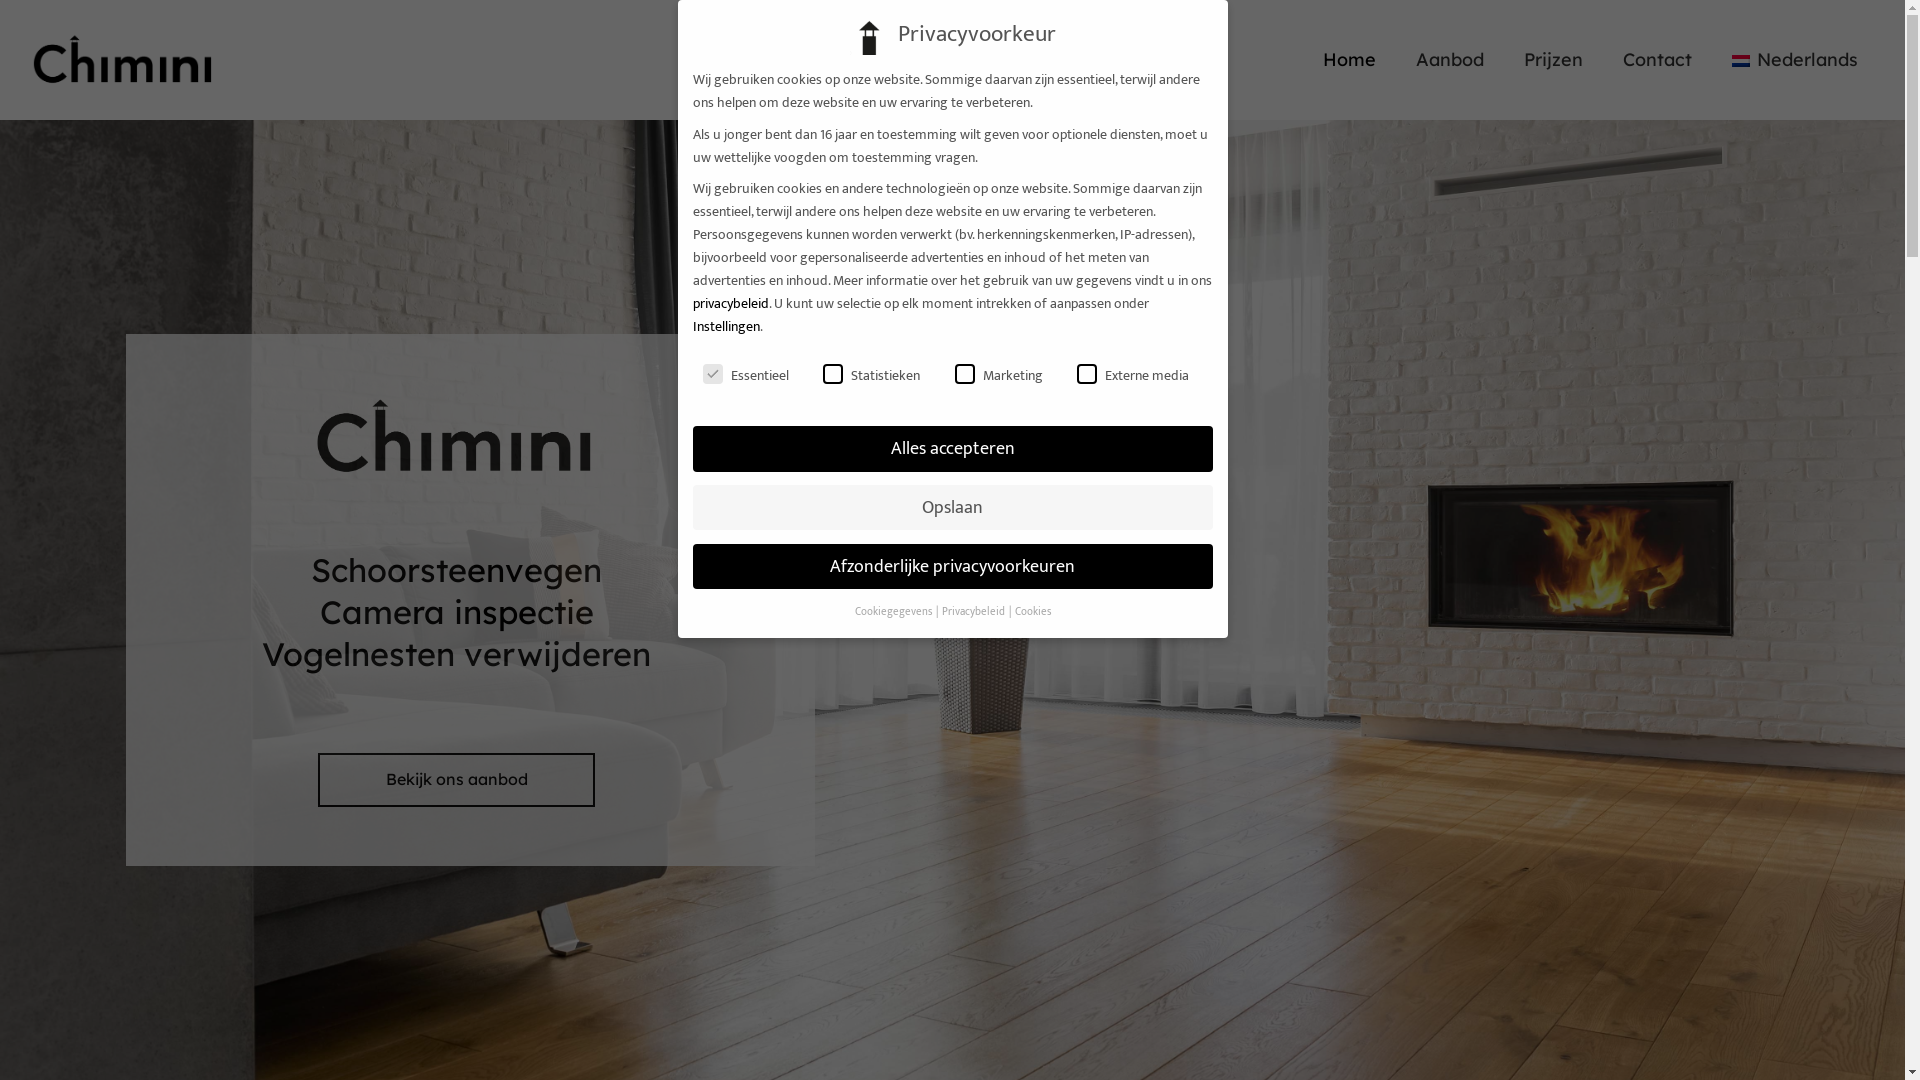  Describe the element at coordinates (1552, 59) in the screenshot. I see `'Prijzen'` at that location.